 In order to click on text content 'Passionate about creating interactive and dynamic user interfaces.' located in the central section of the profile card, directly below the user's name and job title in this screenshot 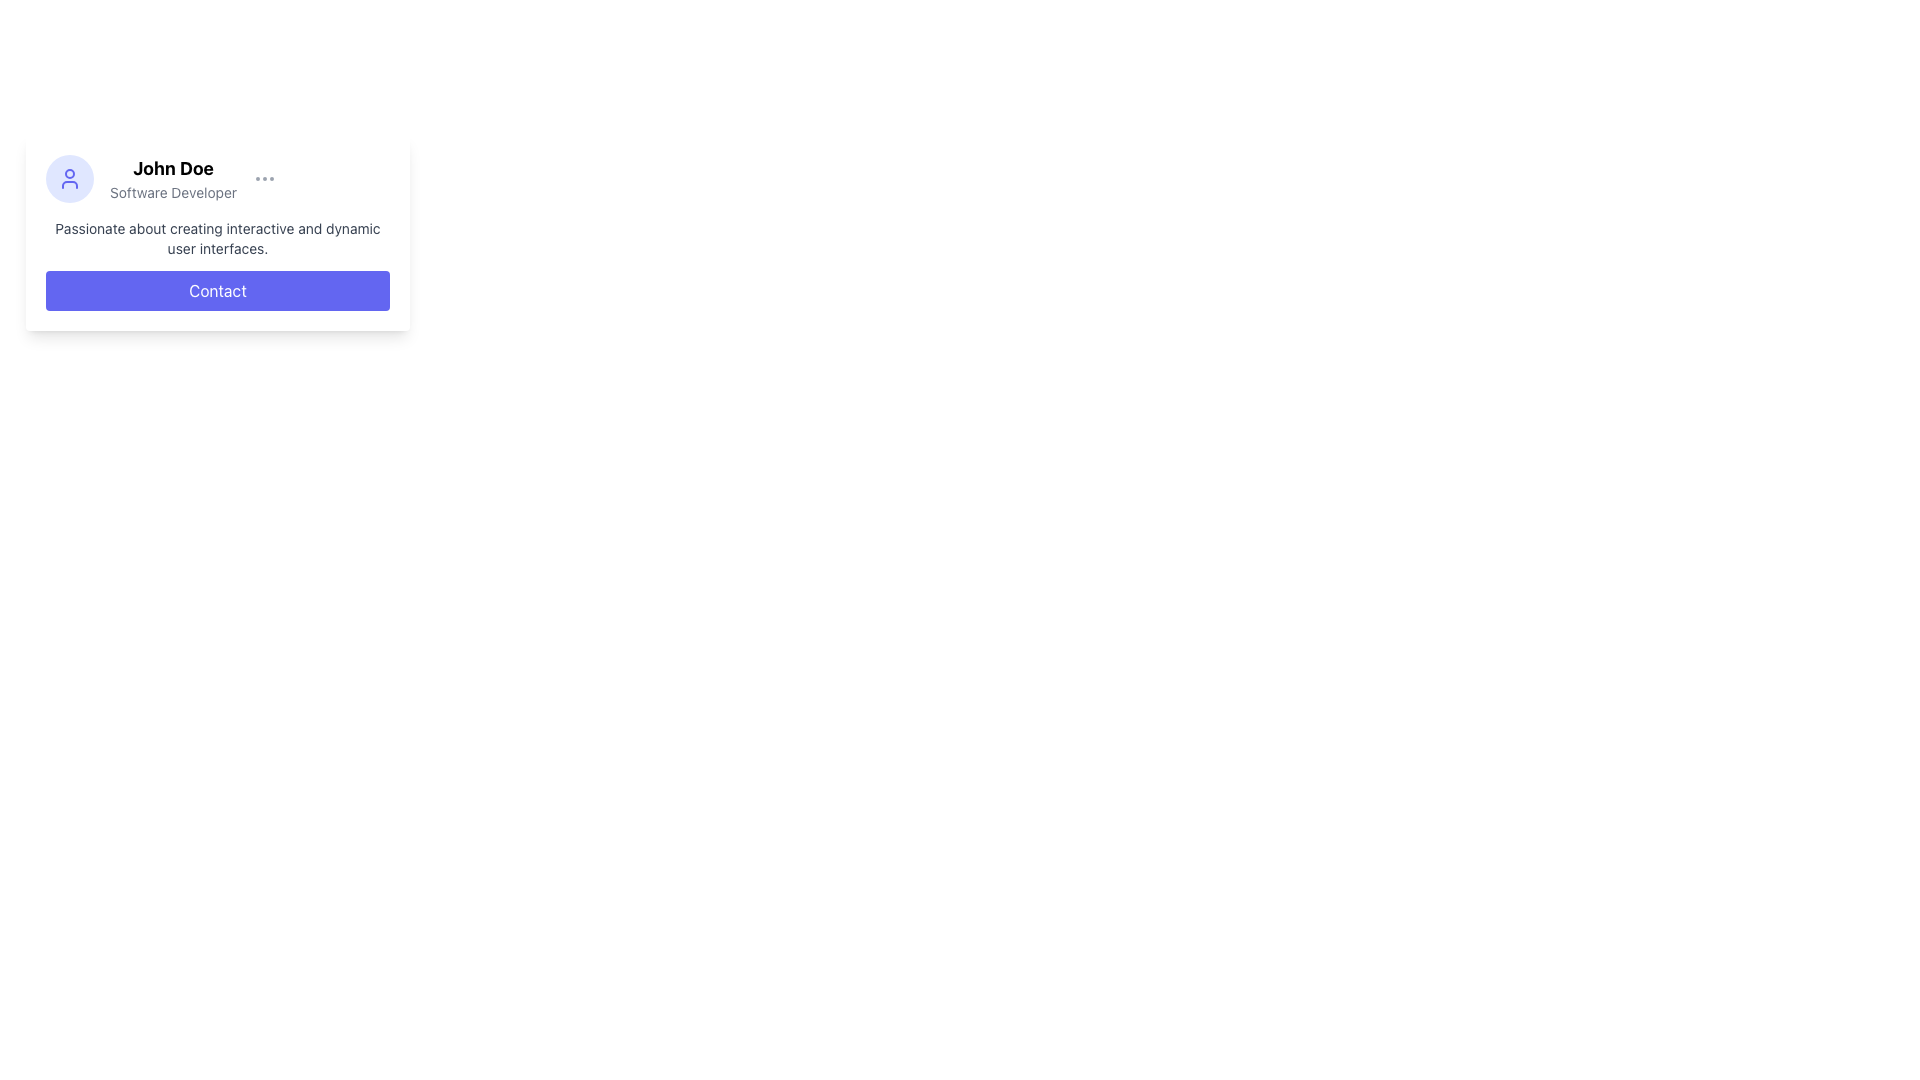, I will do `click(217, 238)`.